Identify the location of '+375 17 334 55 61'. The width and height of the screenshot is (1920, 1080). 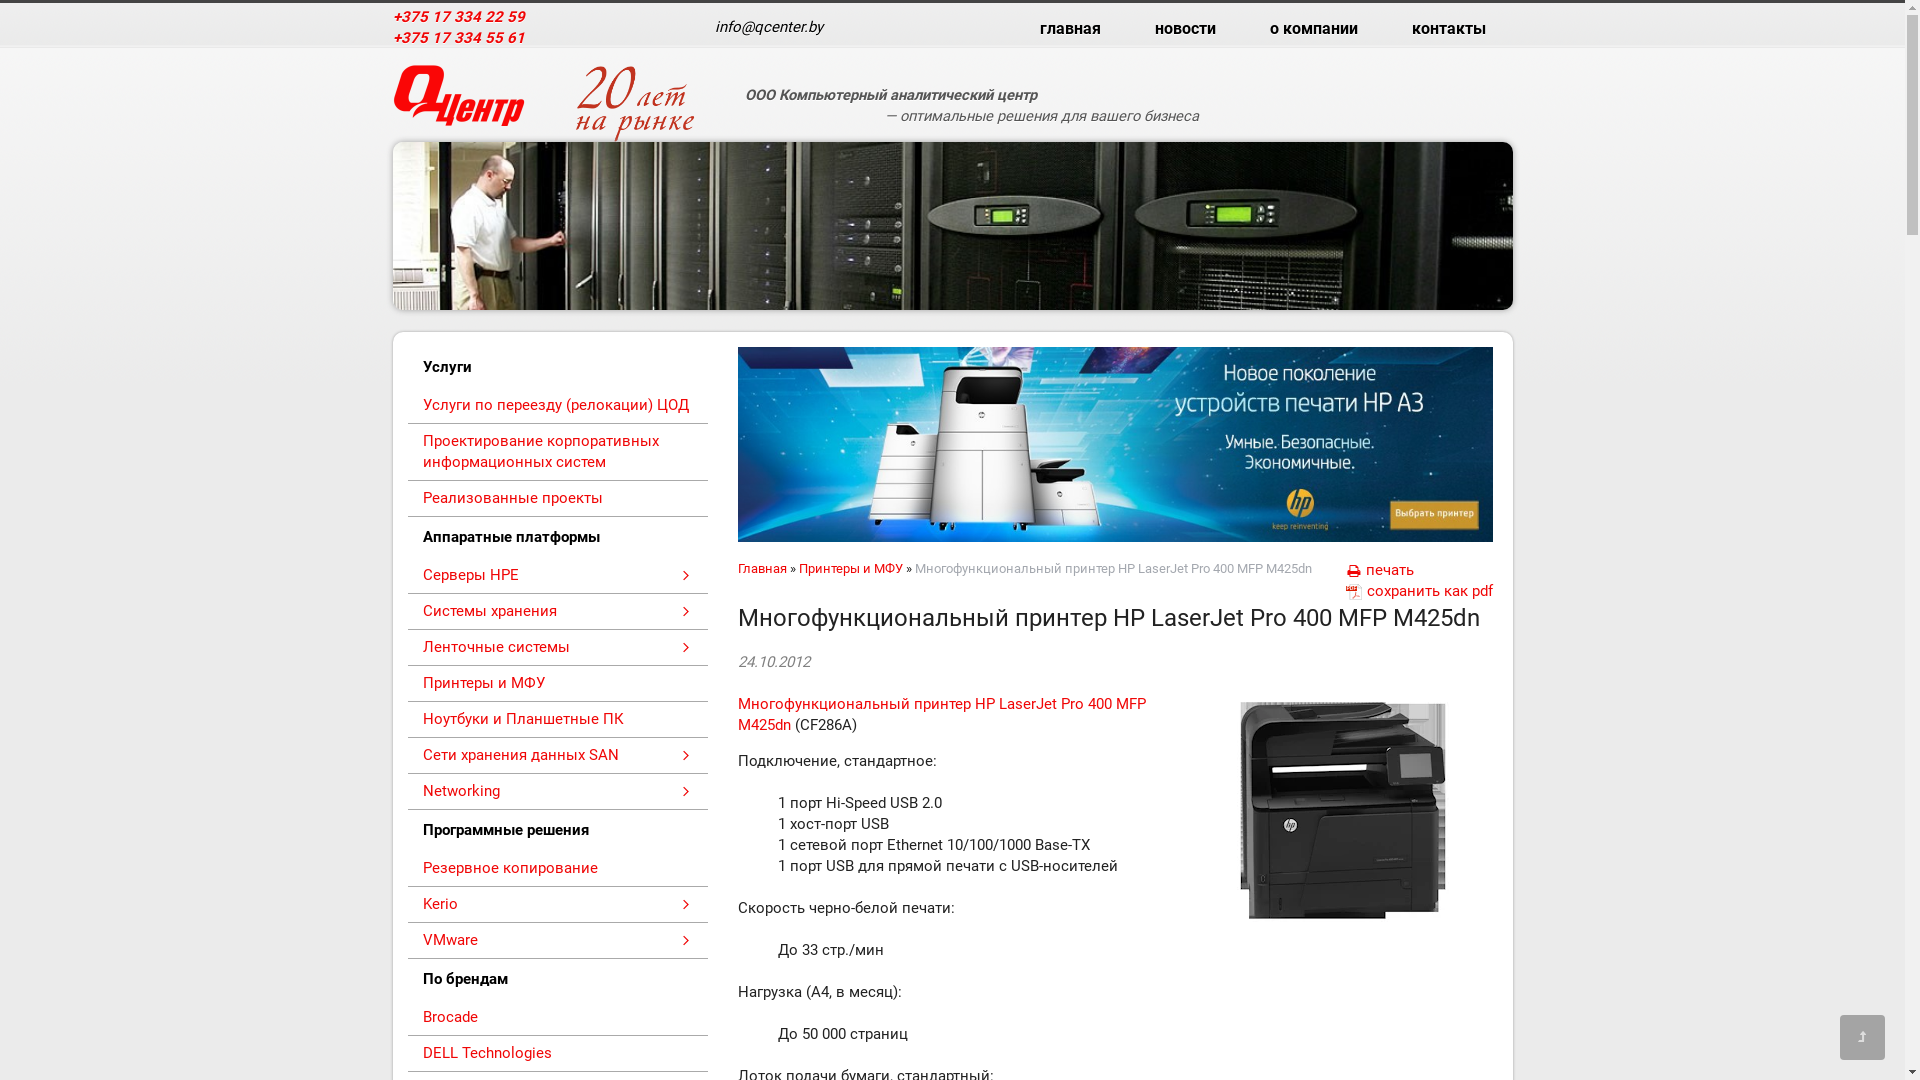
(456, 38).